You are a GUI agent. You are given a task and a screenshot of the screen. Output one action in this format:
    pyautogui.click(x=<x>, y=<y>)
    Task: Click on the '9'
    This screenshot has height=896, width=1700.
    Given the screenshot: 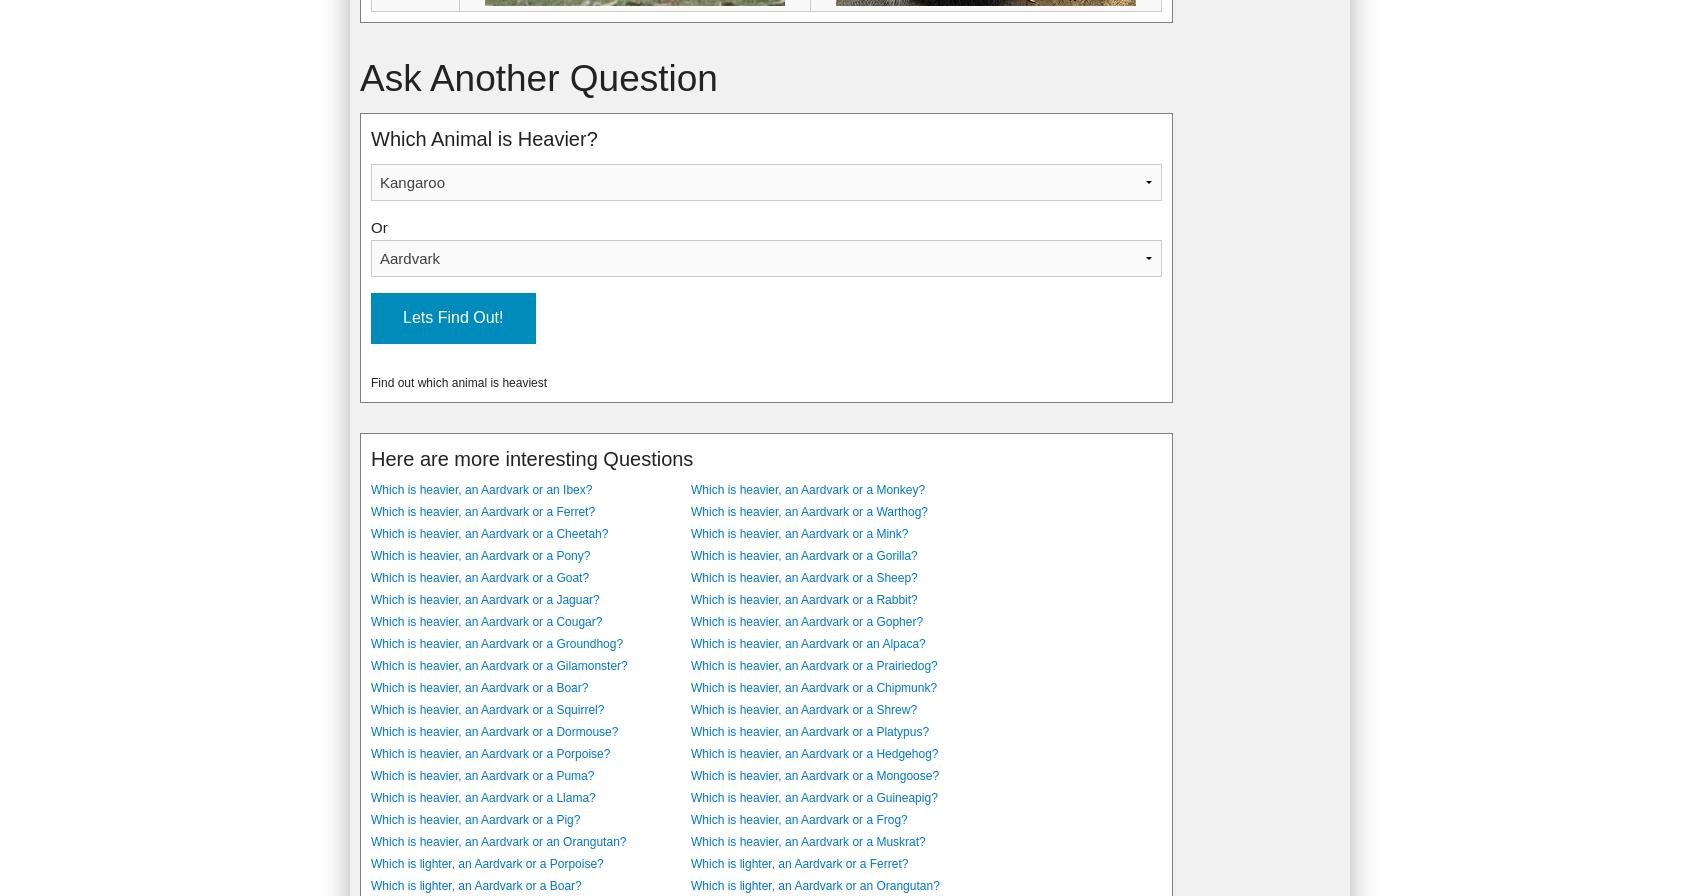 What is the action you would take?
    pyautogui.click(x=379, y=192)
    